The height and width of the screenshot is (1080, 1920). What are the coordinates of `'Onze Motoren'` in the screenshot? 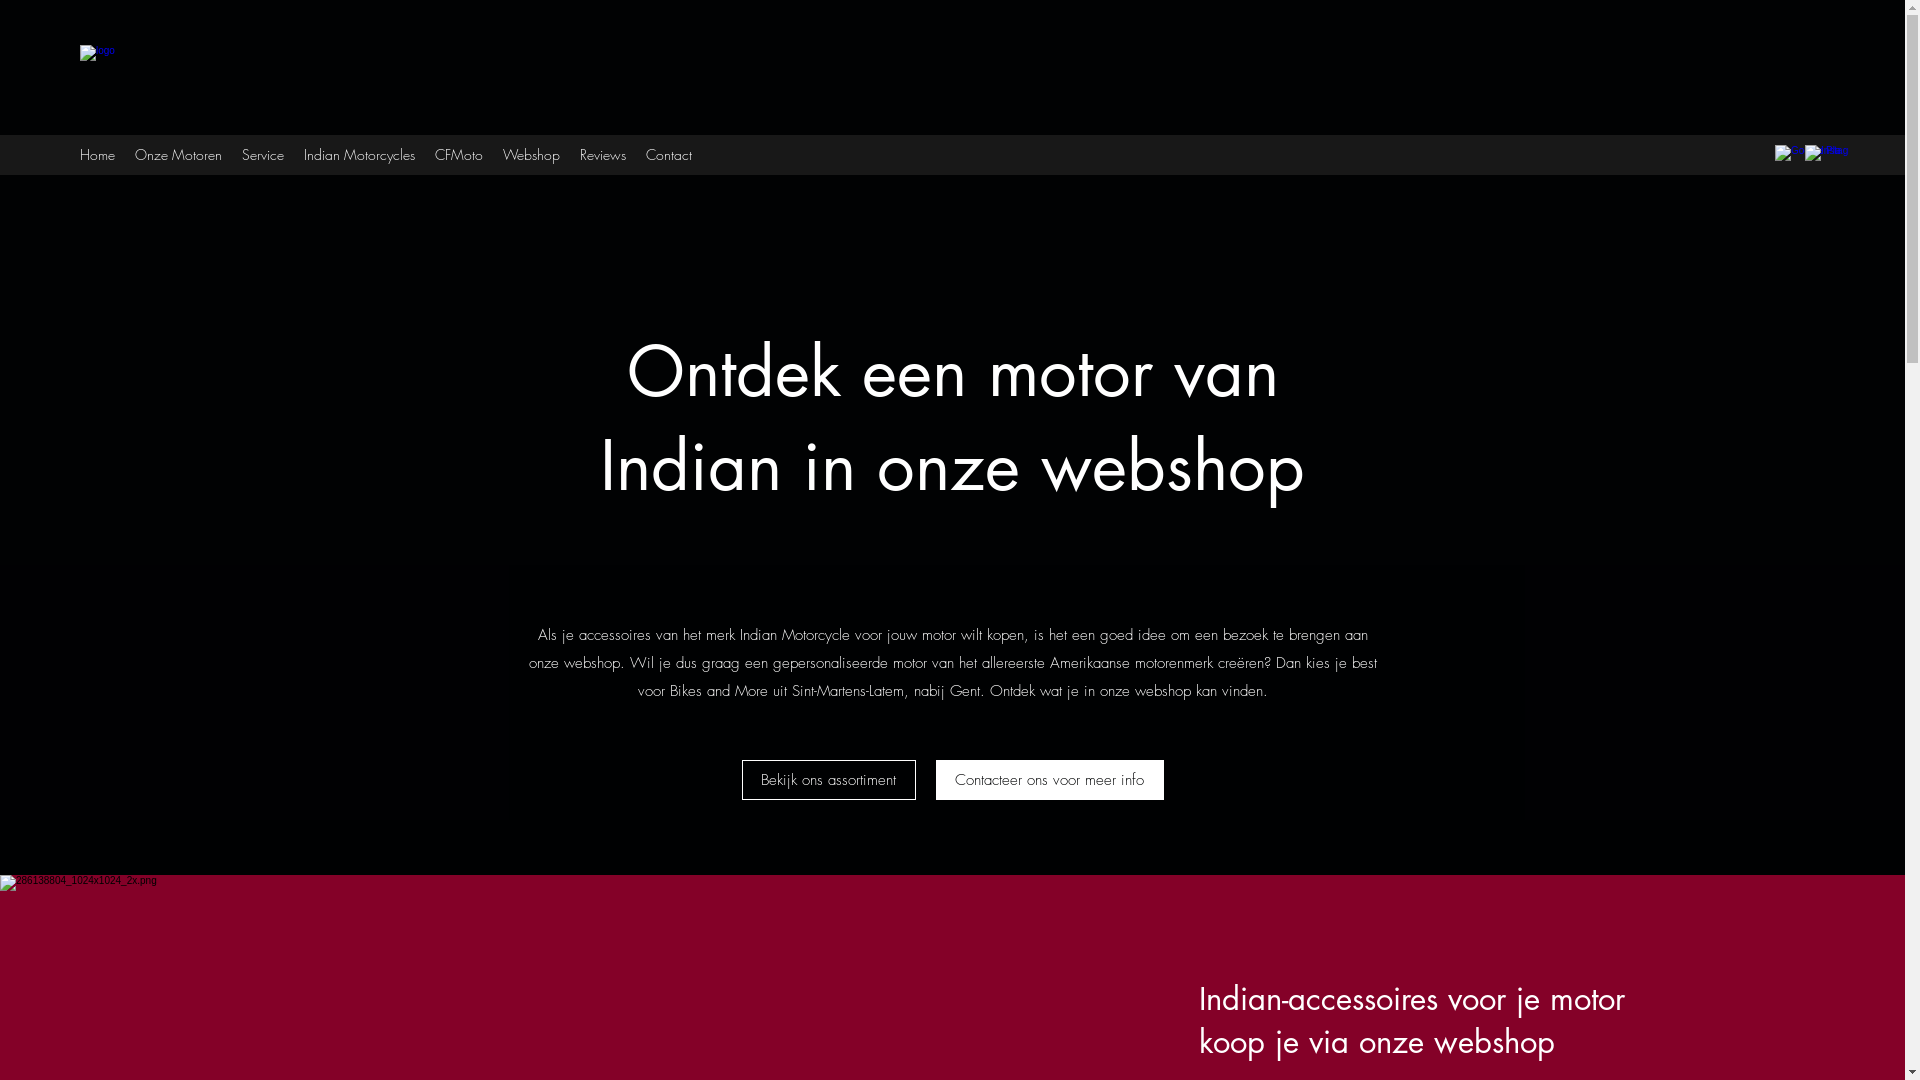 It's located at (178, 153).